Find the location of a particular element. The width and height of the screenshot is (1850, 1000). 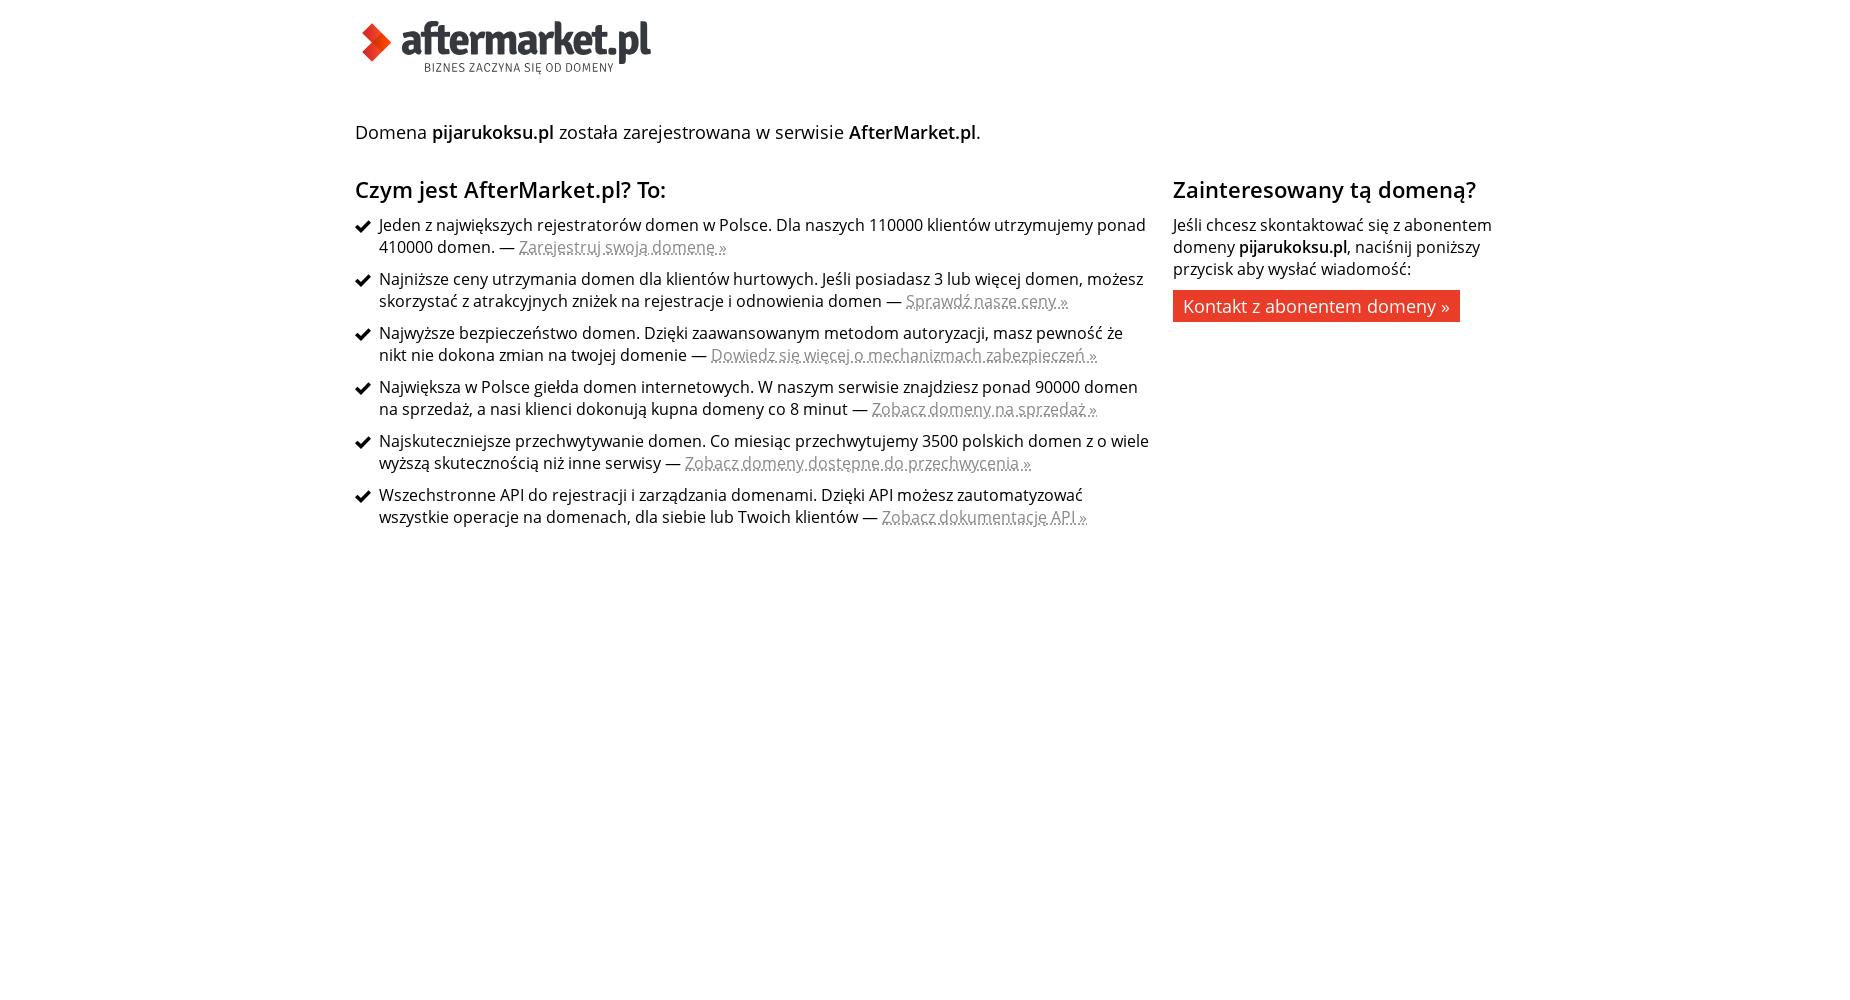

'Jeśli chcesz skontaktować się z abonentem domeny' is located at coordinates (1331, 235).